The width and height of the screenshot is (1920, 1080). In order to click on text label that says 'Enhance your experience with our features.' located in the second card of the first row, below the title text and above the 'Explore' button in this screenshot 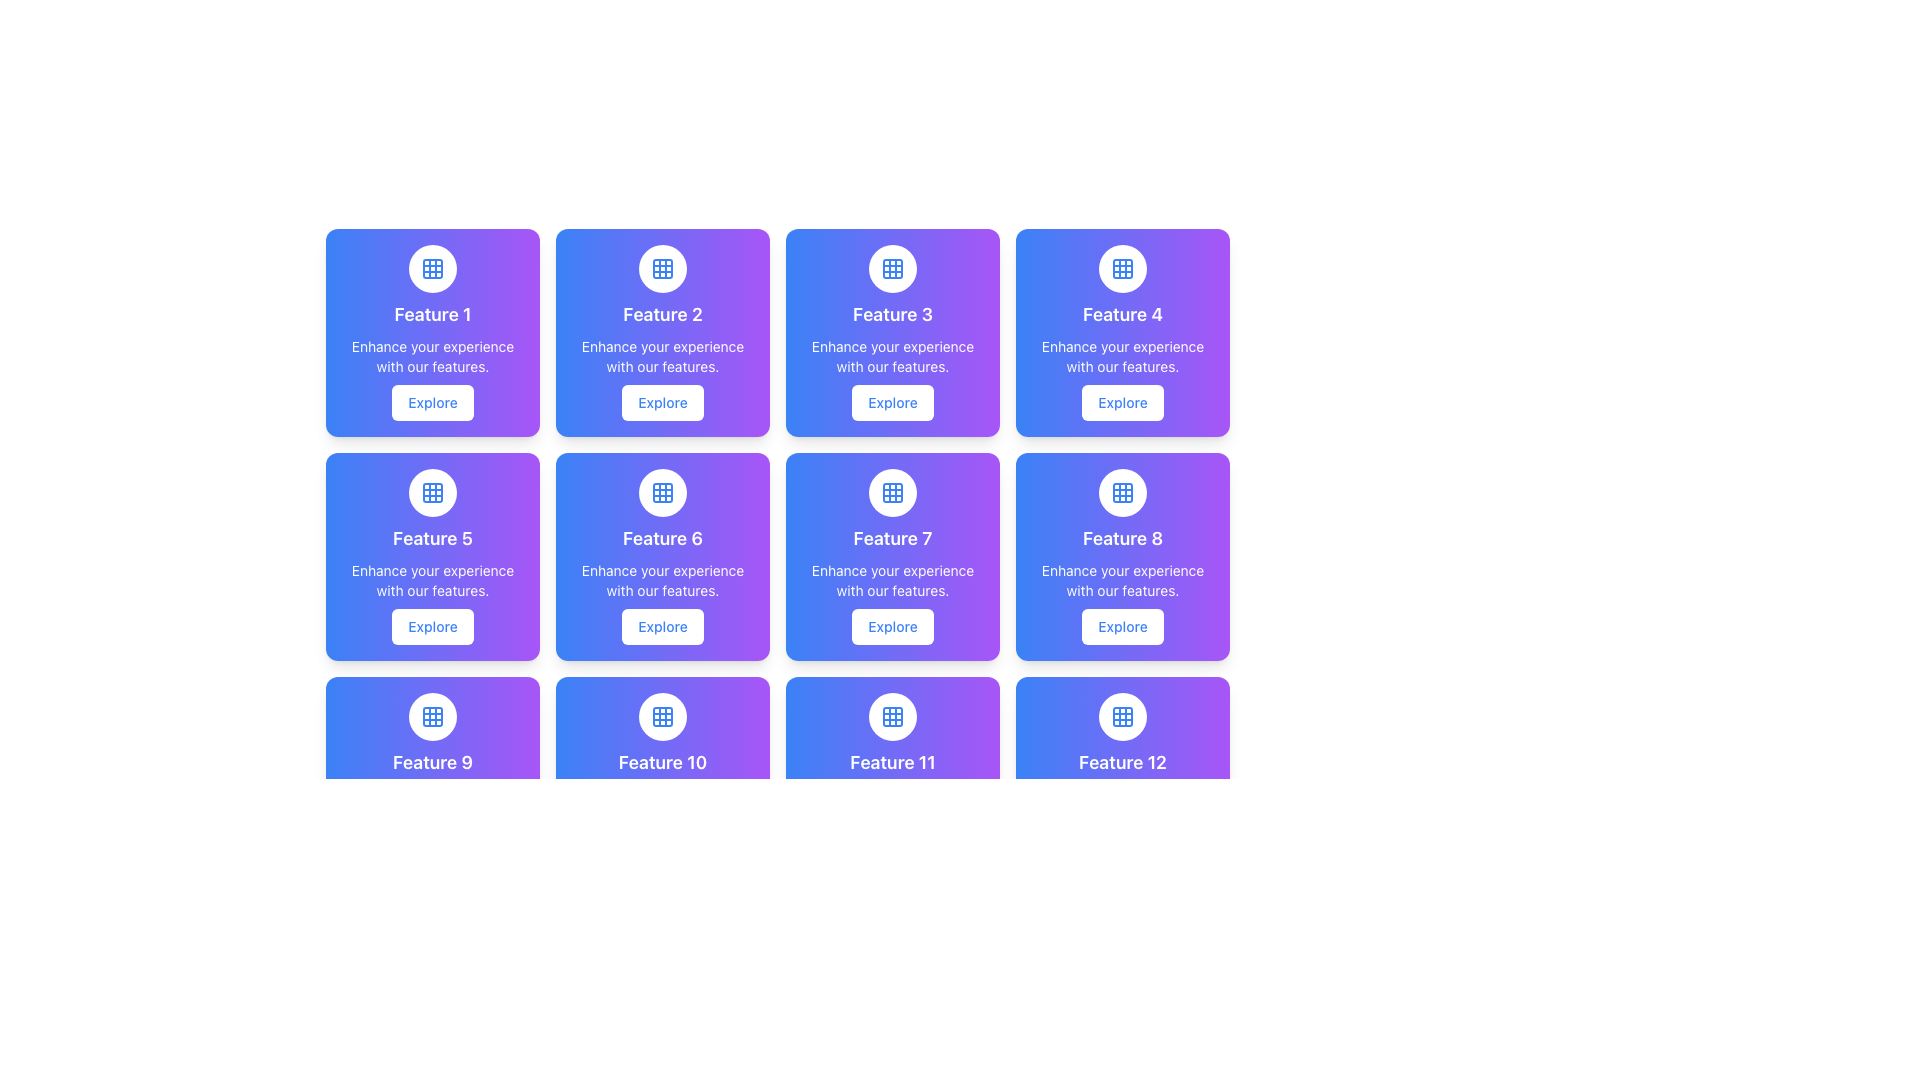, I will do `click(662, 356)`.